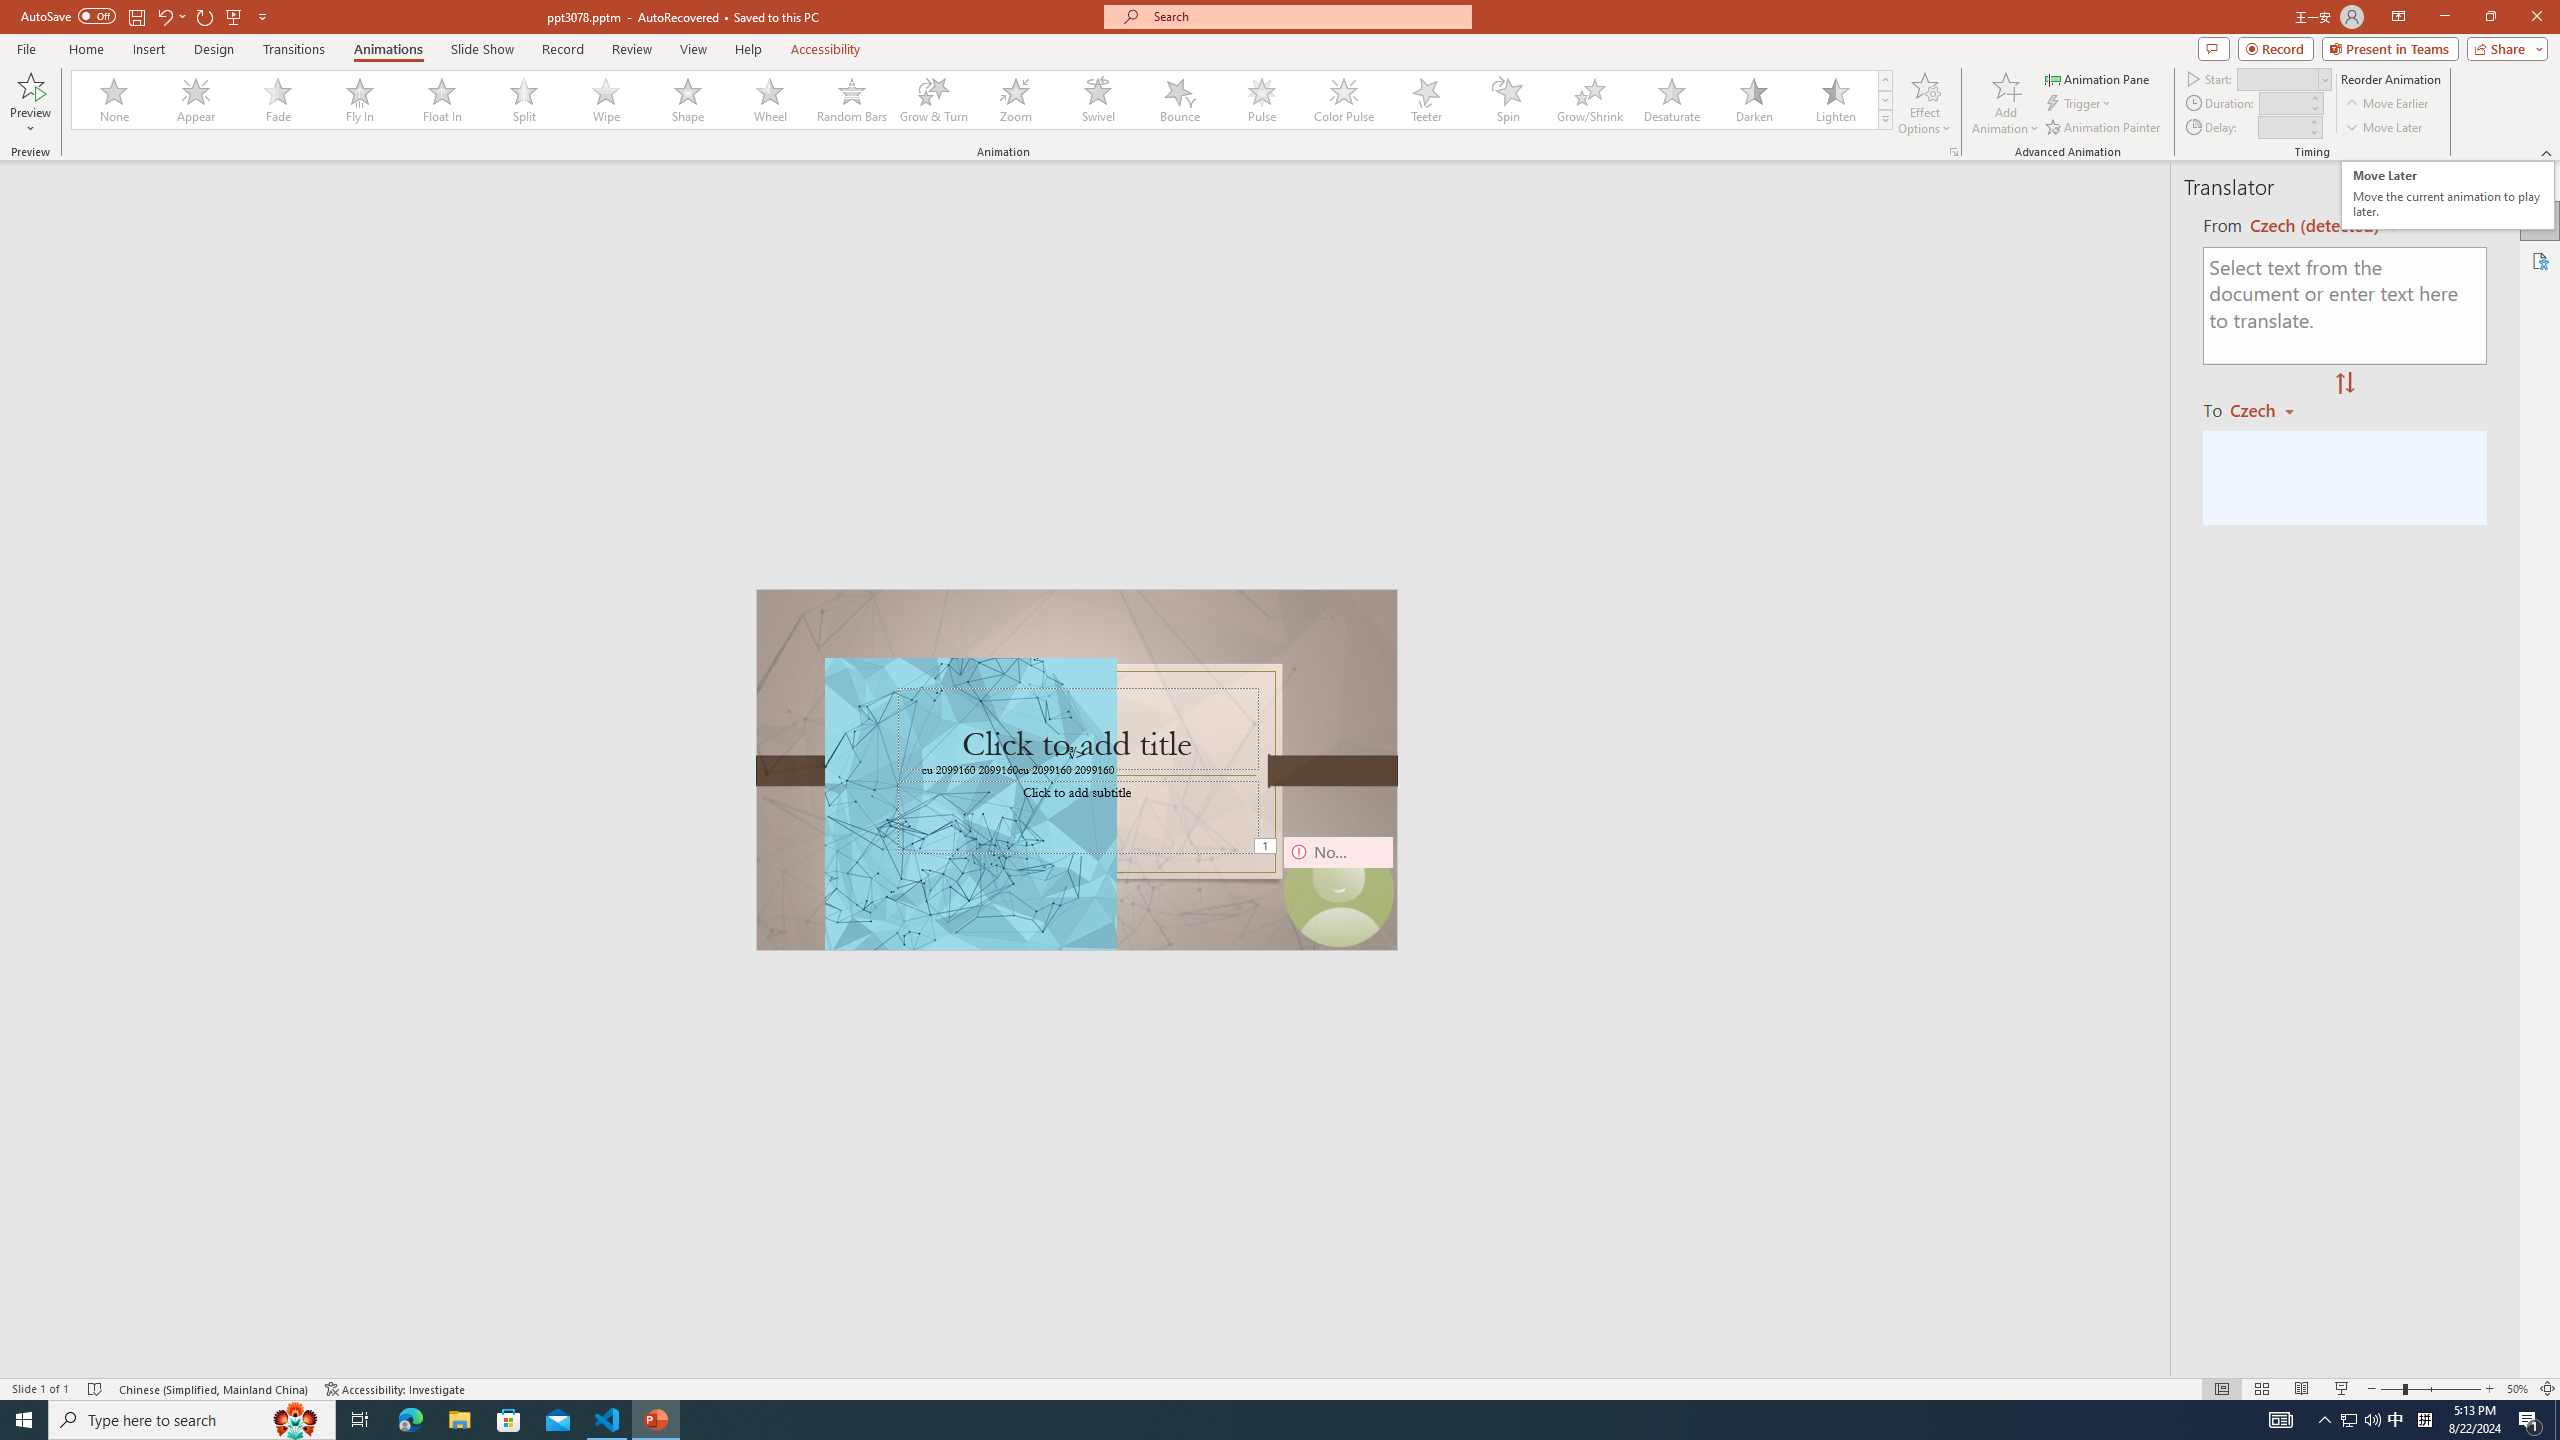 The width and height of the screenshot is (2560, 1440). Describe the element at coordinates (1424, 99) in the screenshot. I see `'Teeter'` at that location.